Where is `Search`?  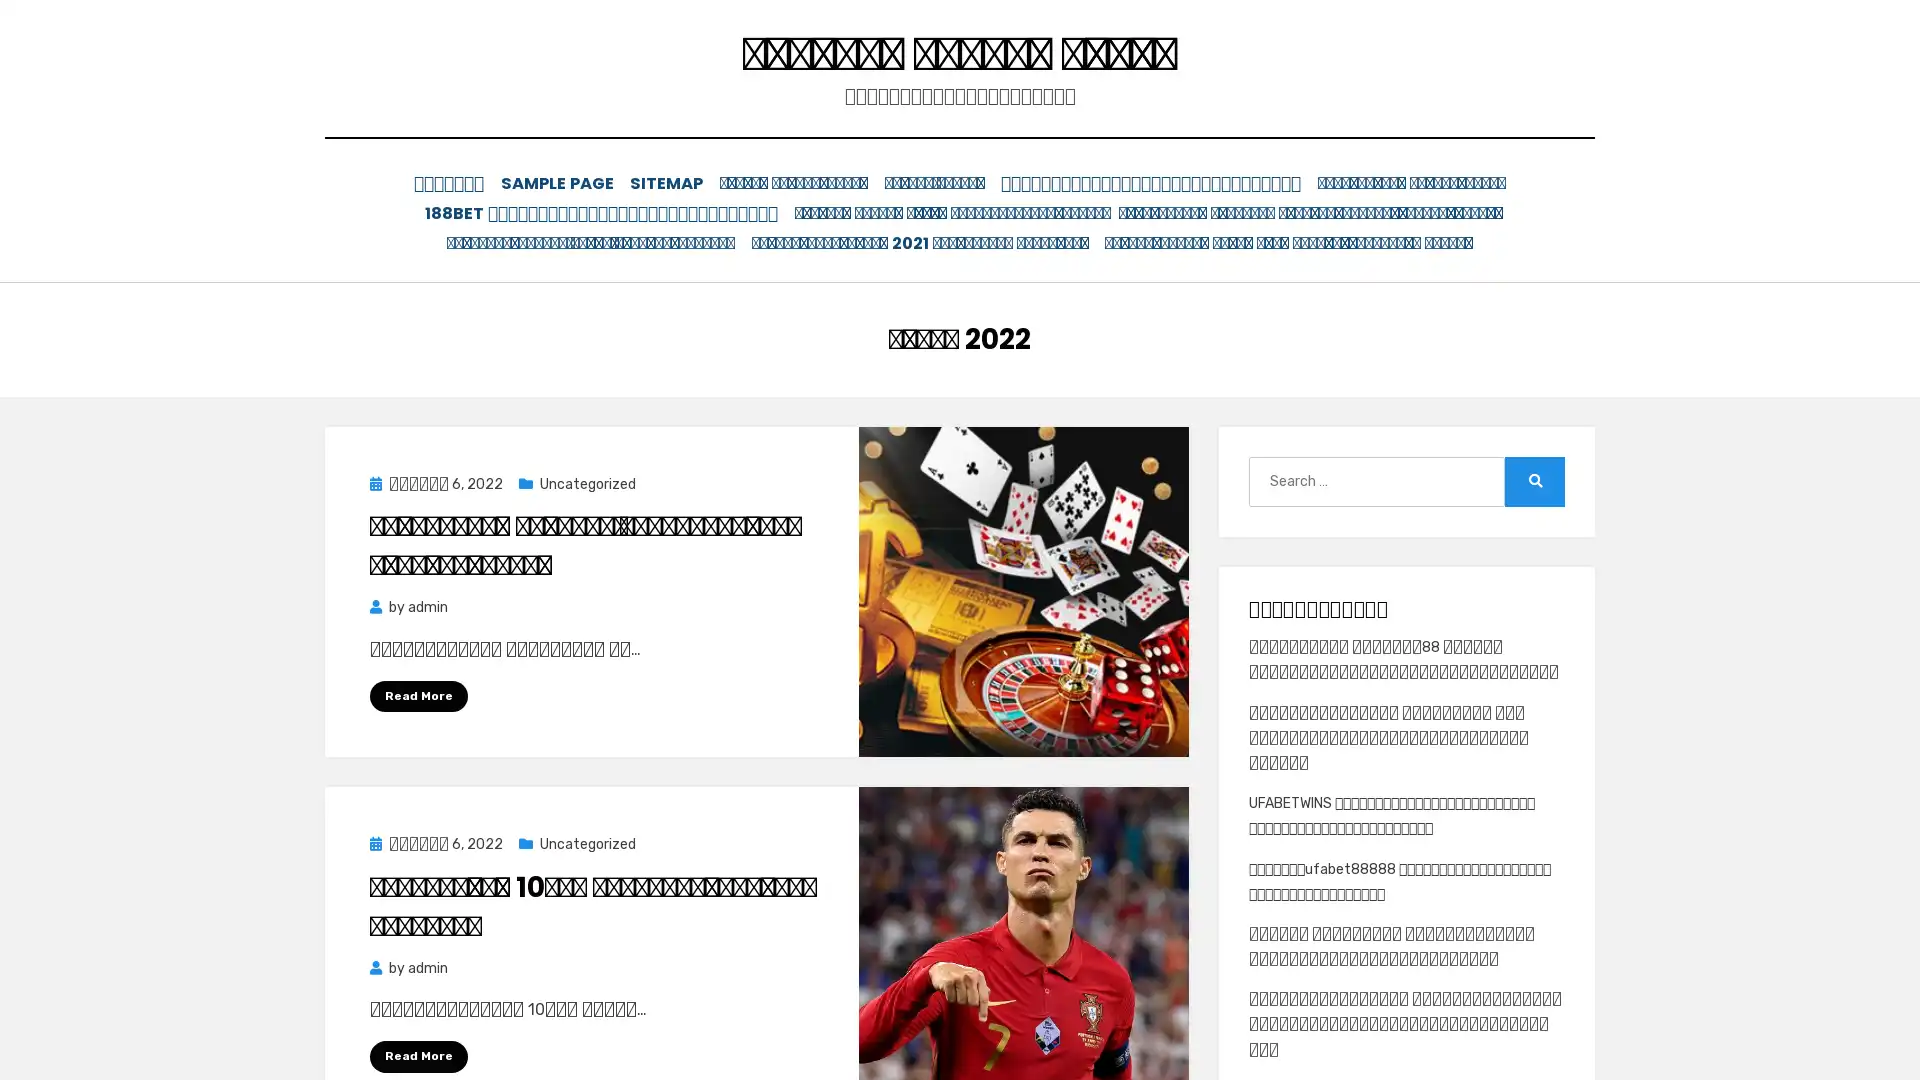
Search is located at coordinates (1534, 467).